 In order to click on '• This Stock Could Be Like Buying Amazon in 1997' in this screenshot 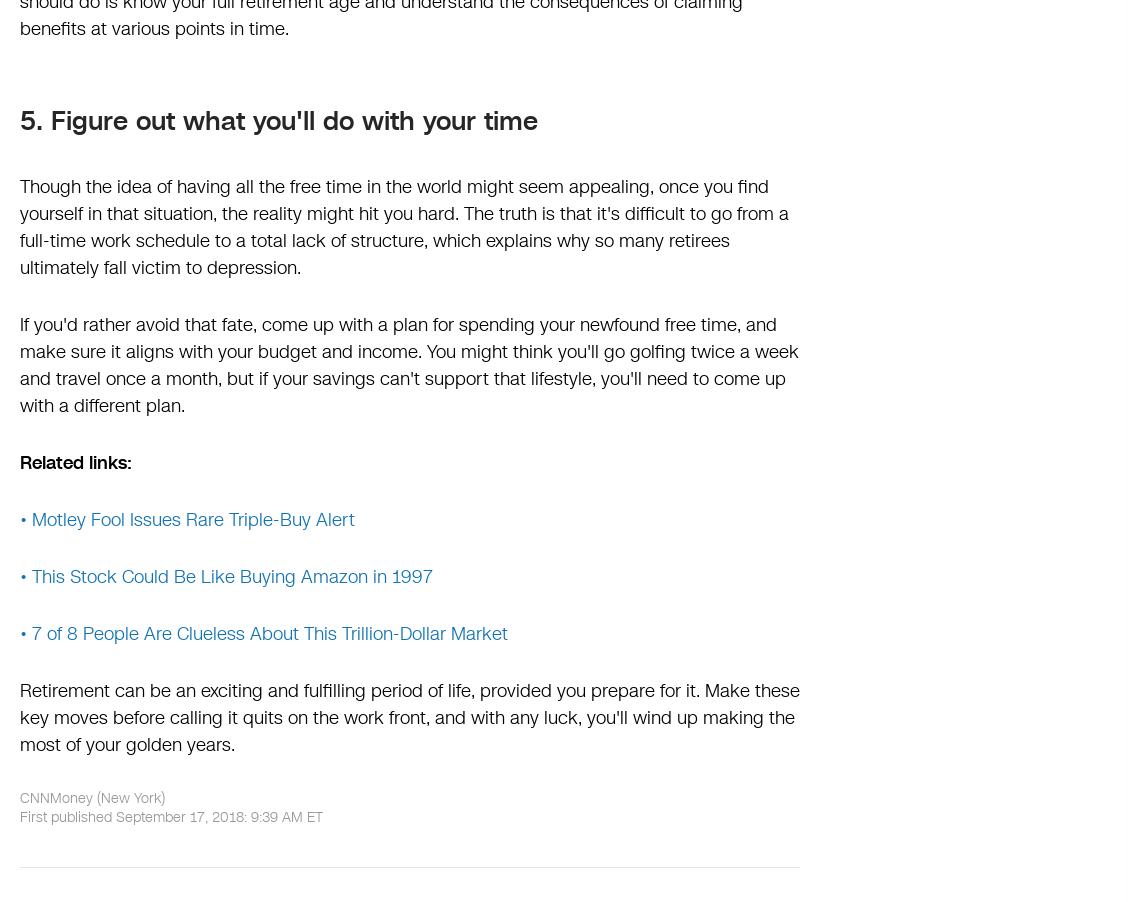, I will do `click(19, 577)`.